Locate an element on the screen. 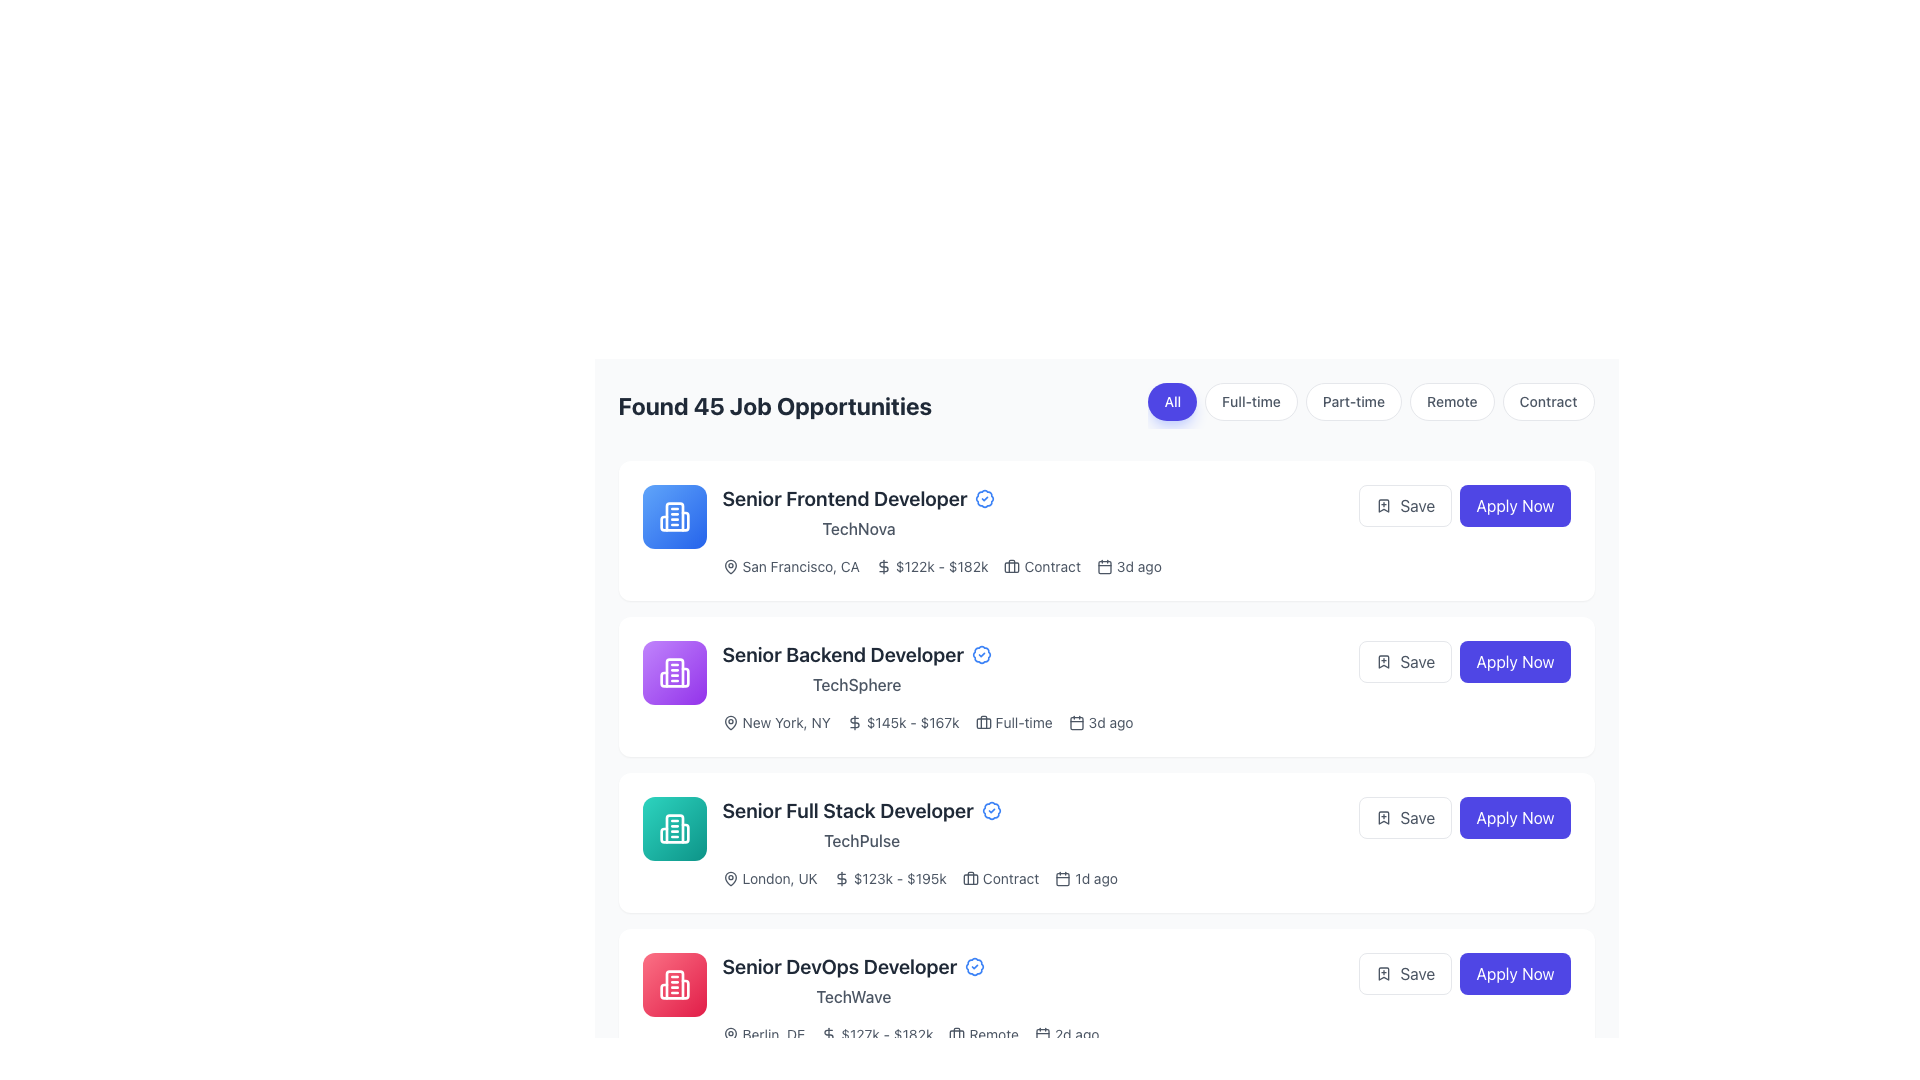  the text label displaying 'TechNova' located beneath the 'Senior Frontend Developer' title in the first job opportunity card is located at coordinates (859, 527).